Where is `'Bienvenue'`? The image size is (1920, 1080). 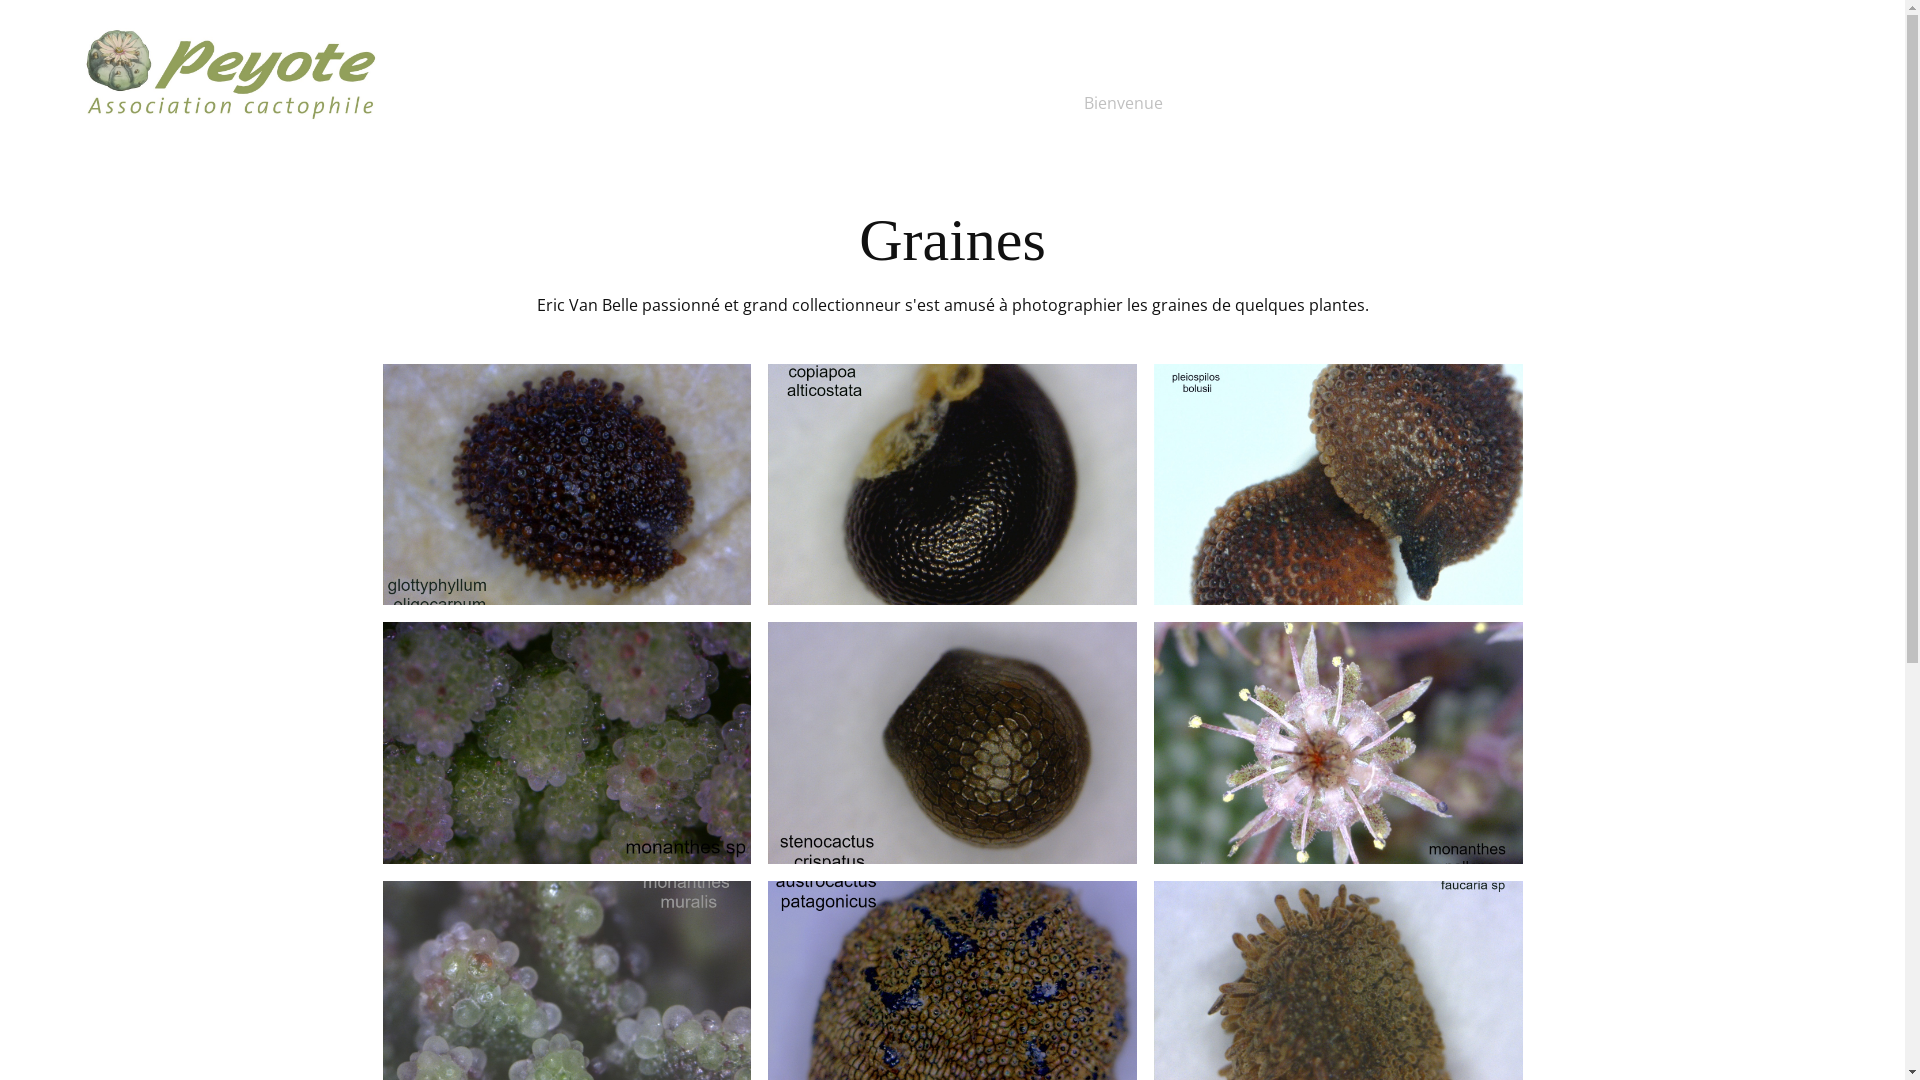 'Bienvenue' is located at coordinates (1123, 103).